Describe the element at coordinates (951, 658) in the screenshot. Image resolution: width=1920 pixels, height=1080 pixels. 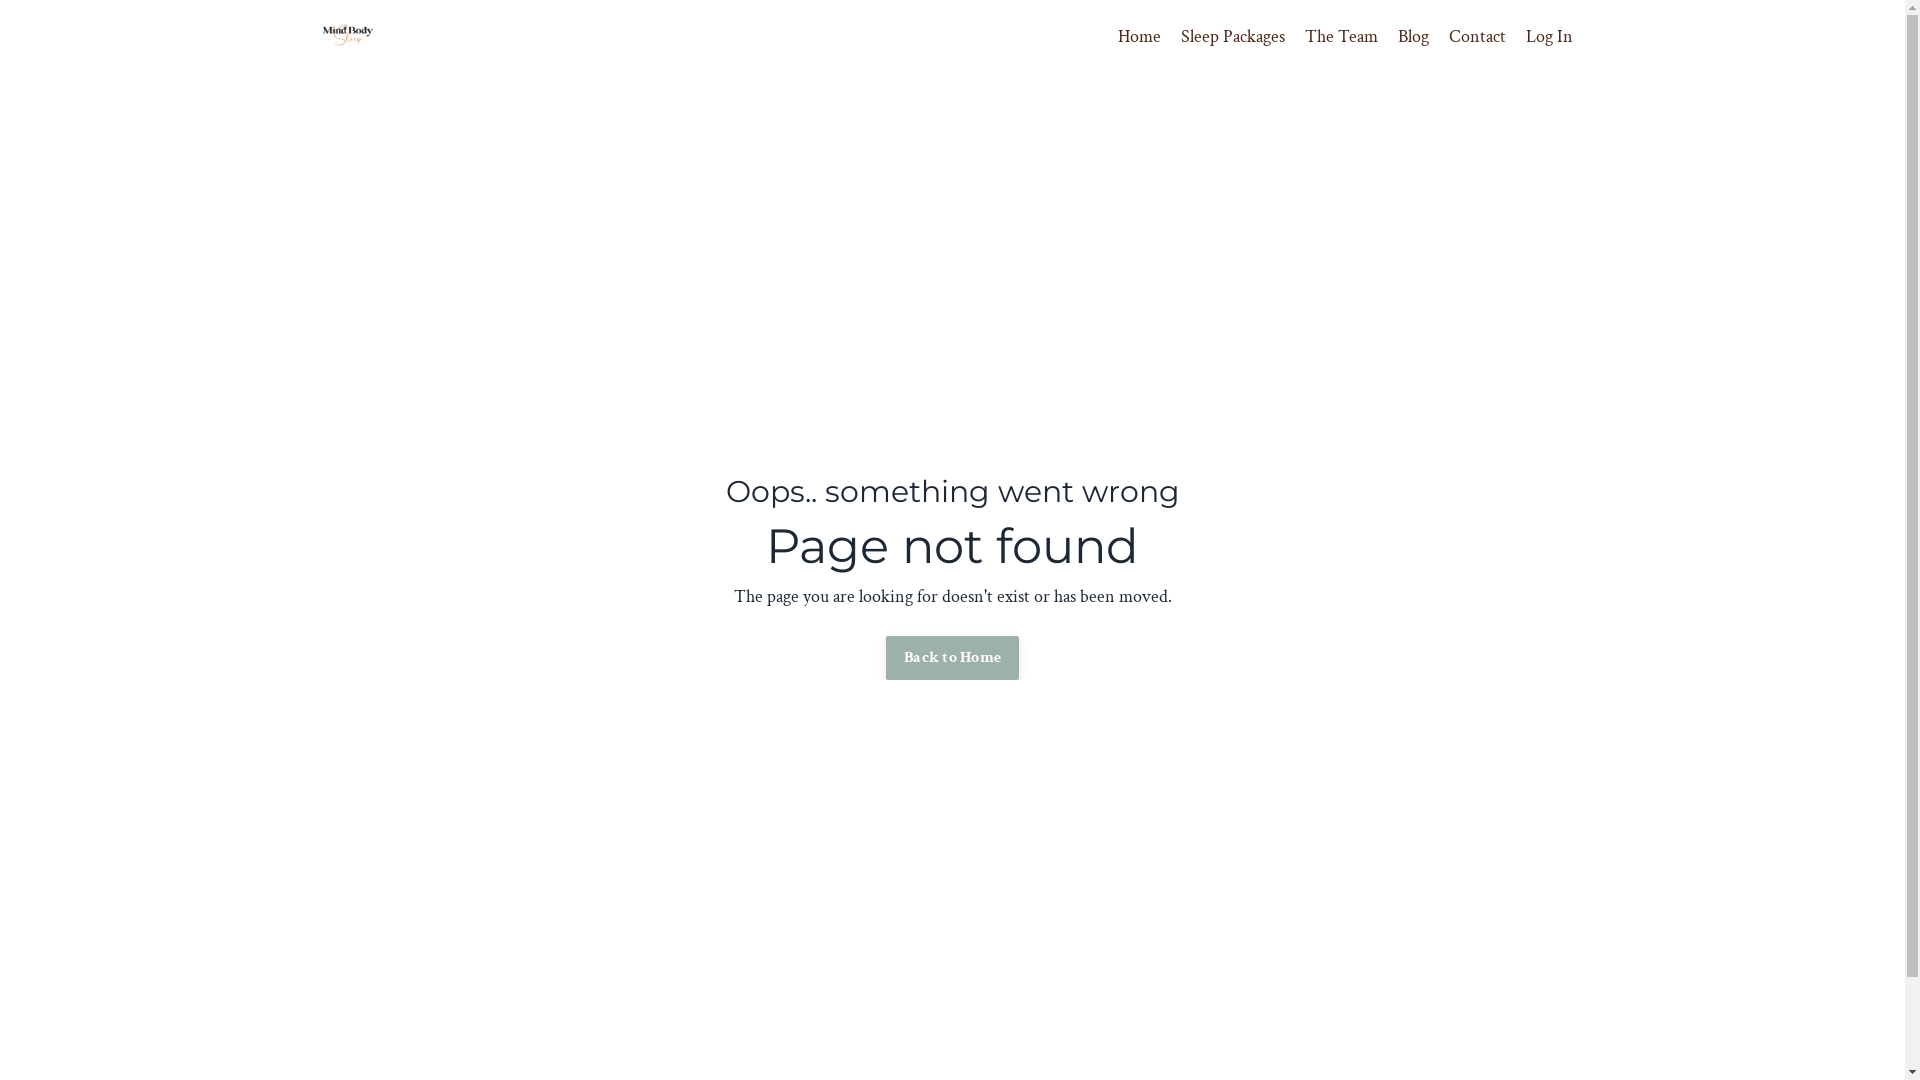
I see `'Back to Home'` at that location.